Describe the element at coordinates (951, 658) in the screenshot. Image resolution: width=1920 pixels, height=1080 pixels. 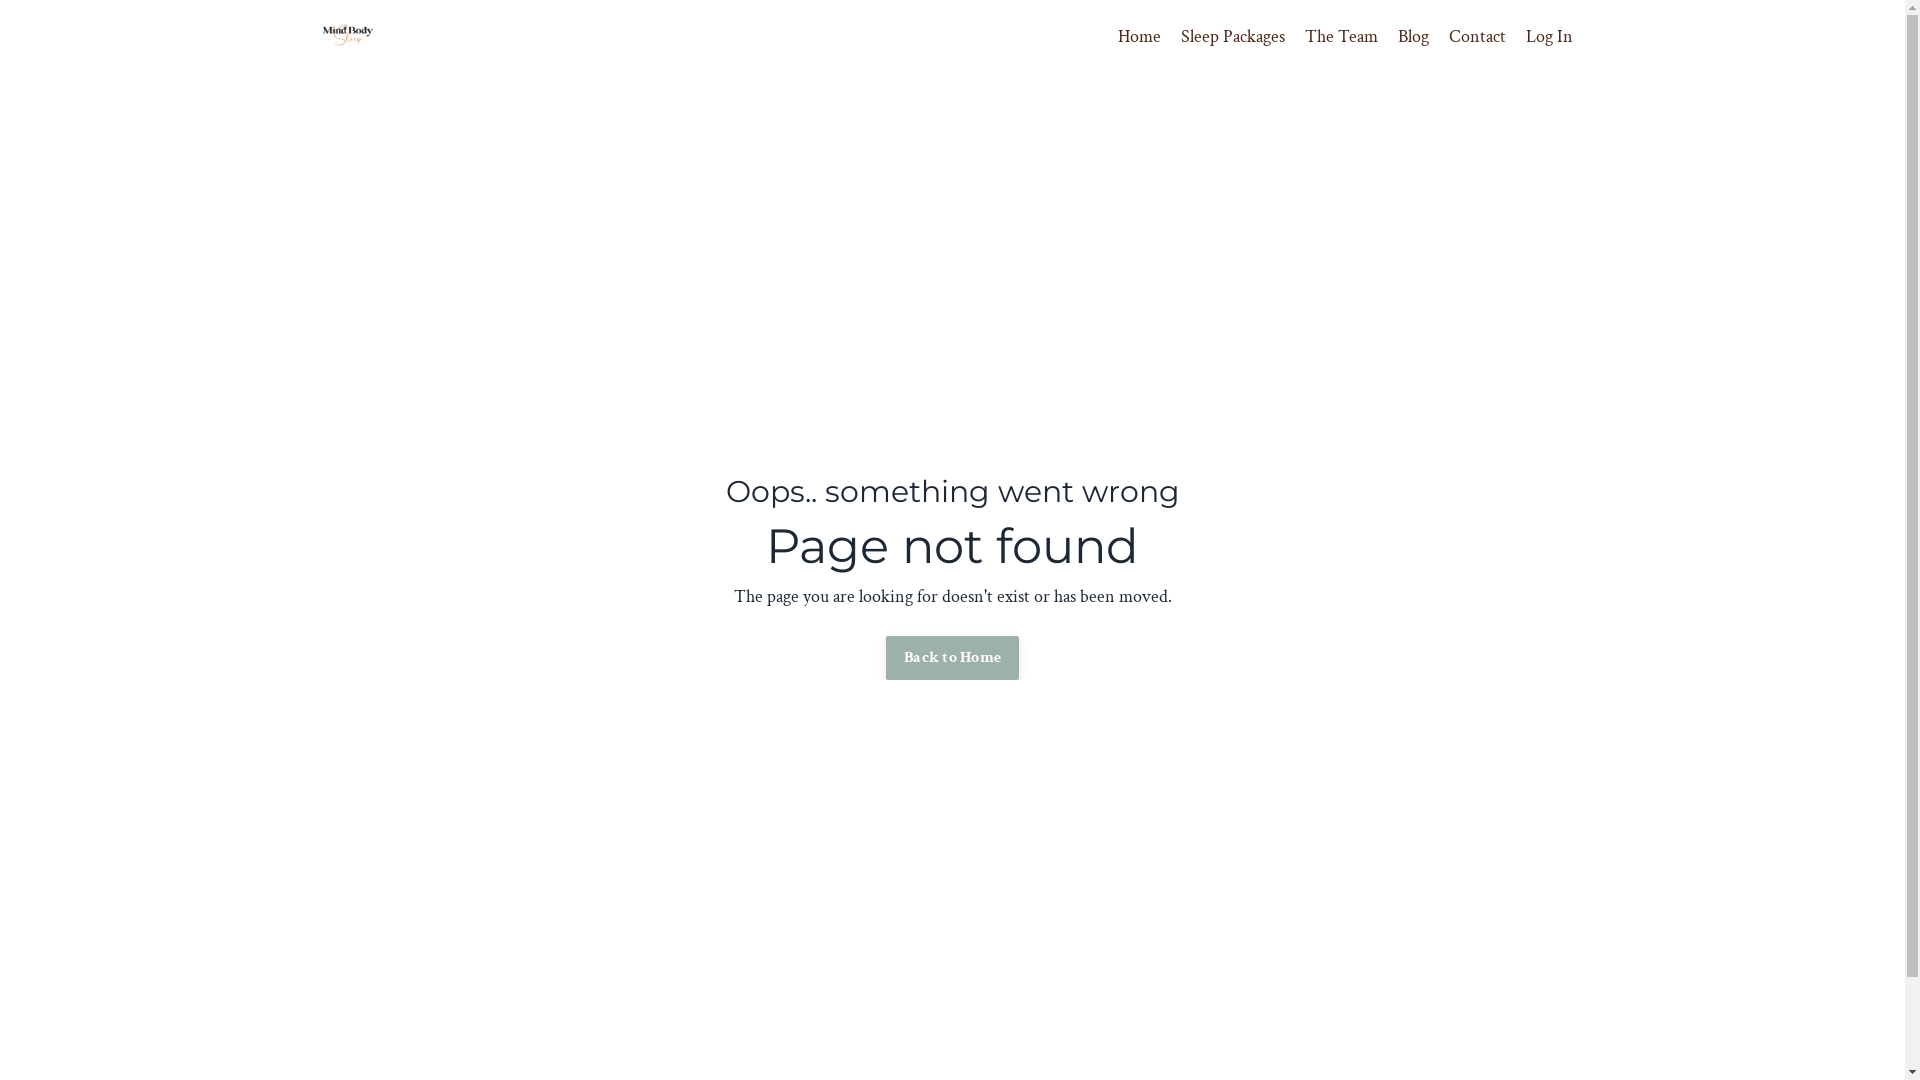
I see `'Back to Home'` at that location.